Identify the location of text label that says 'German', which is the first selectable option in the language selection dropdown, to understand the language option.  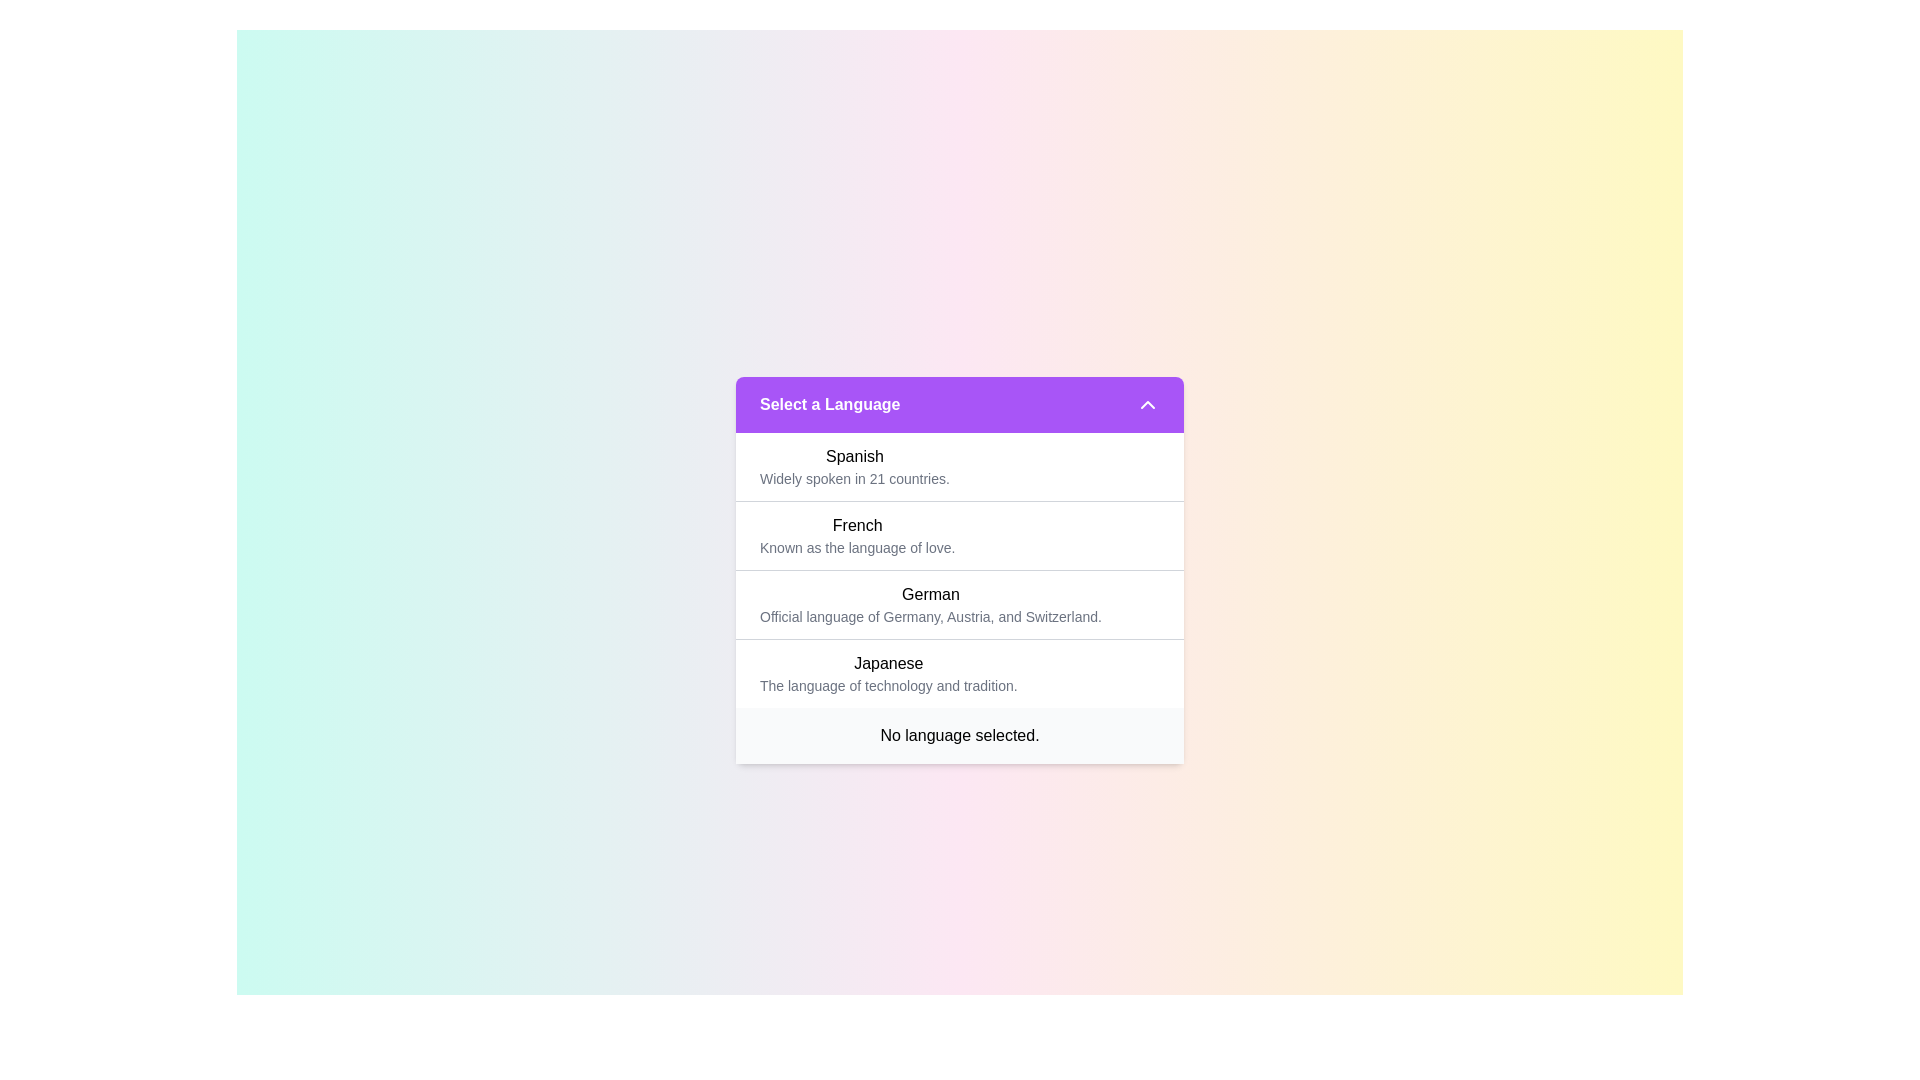
(930, 593).